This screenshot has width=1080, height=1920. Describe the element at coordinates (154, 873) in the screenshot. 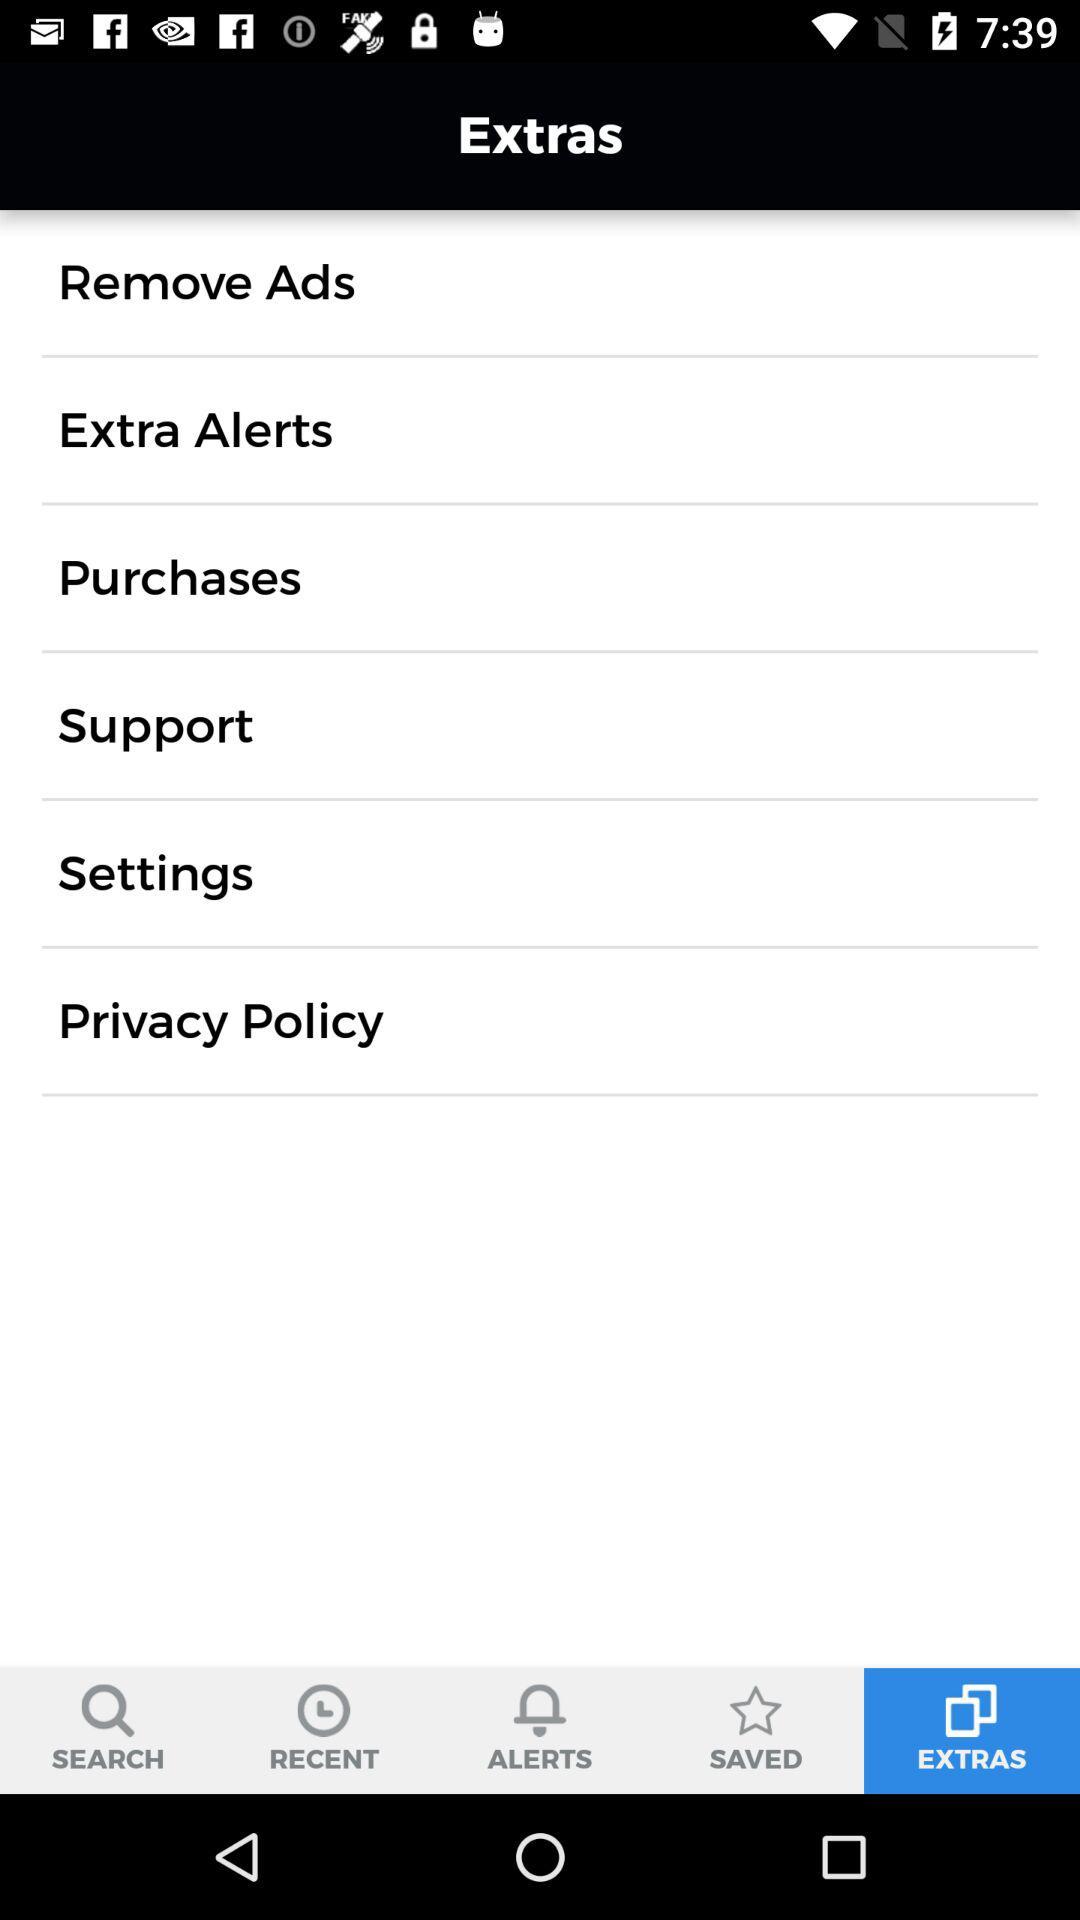

I see `the icon below support icon` at that location.